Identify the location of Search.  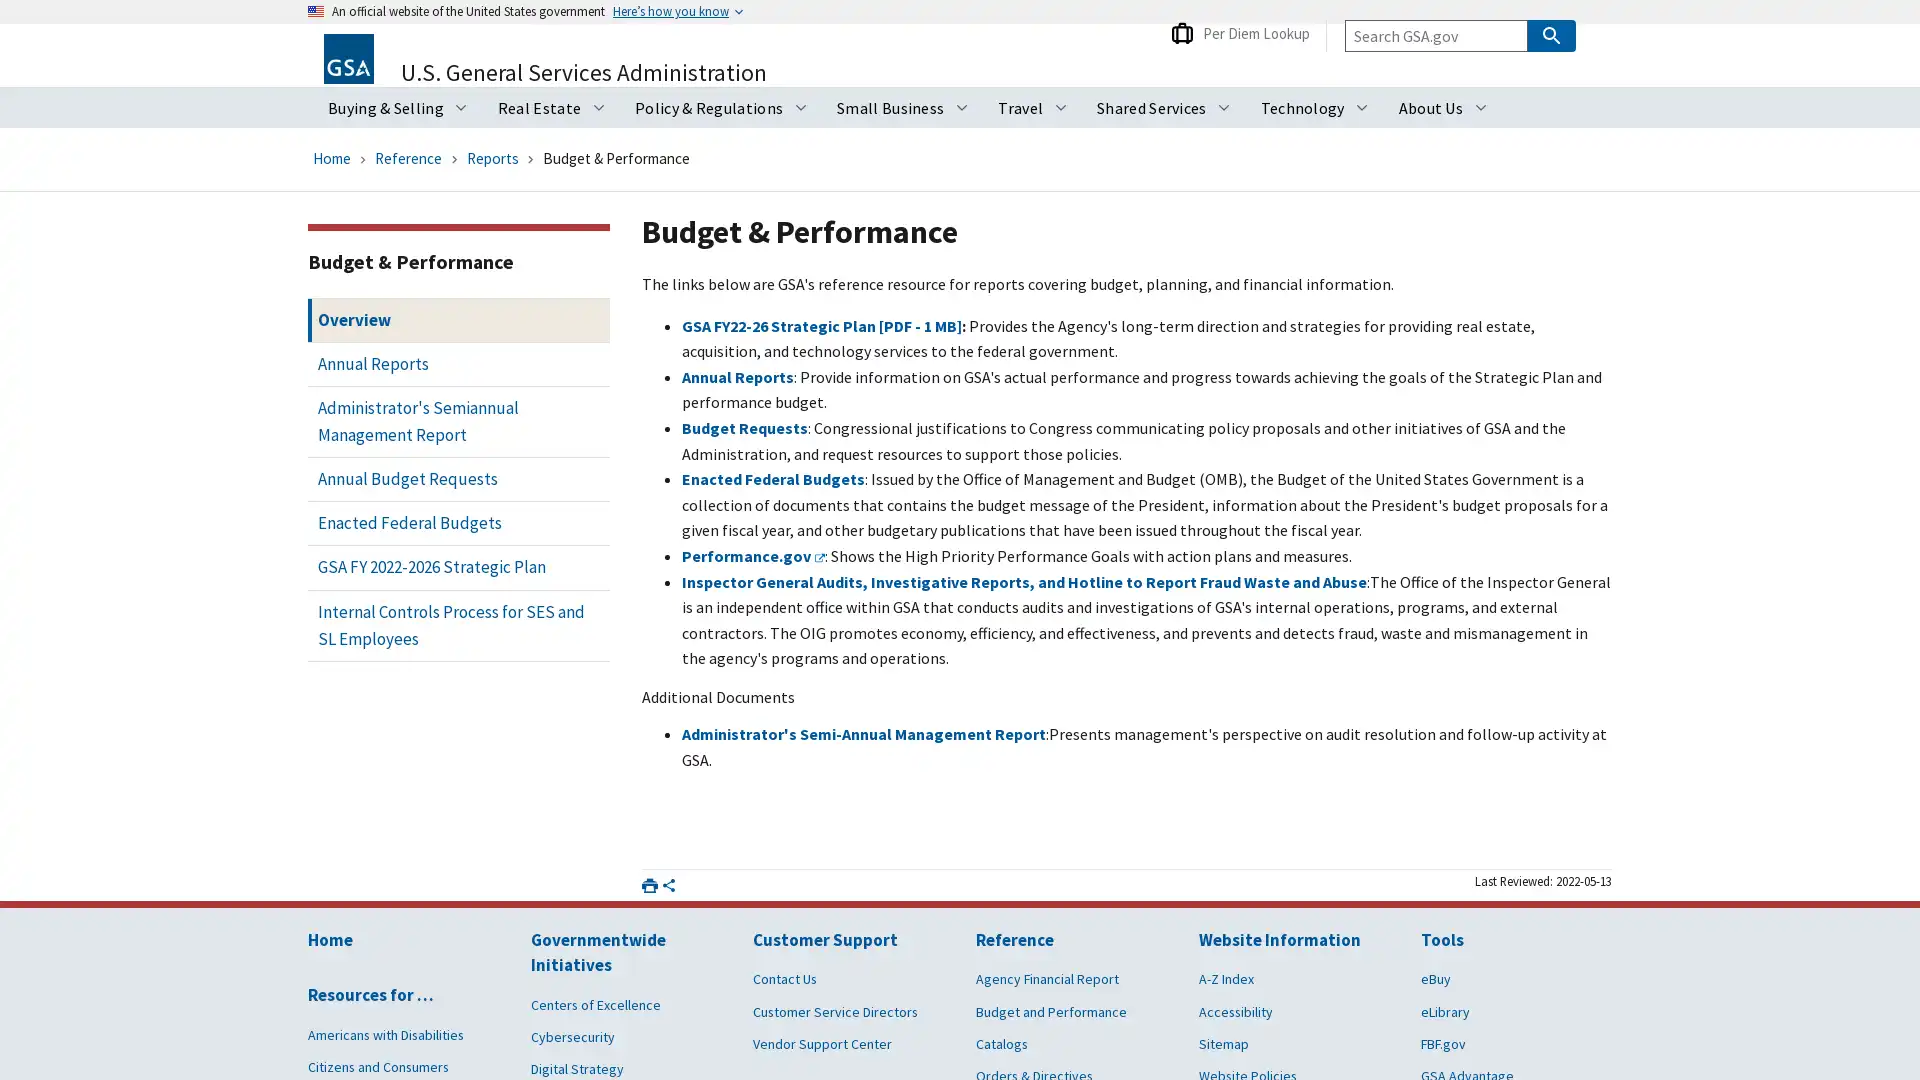
(1550, 68).